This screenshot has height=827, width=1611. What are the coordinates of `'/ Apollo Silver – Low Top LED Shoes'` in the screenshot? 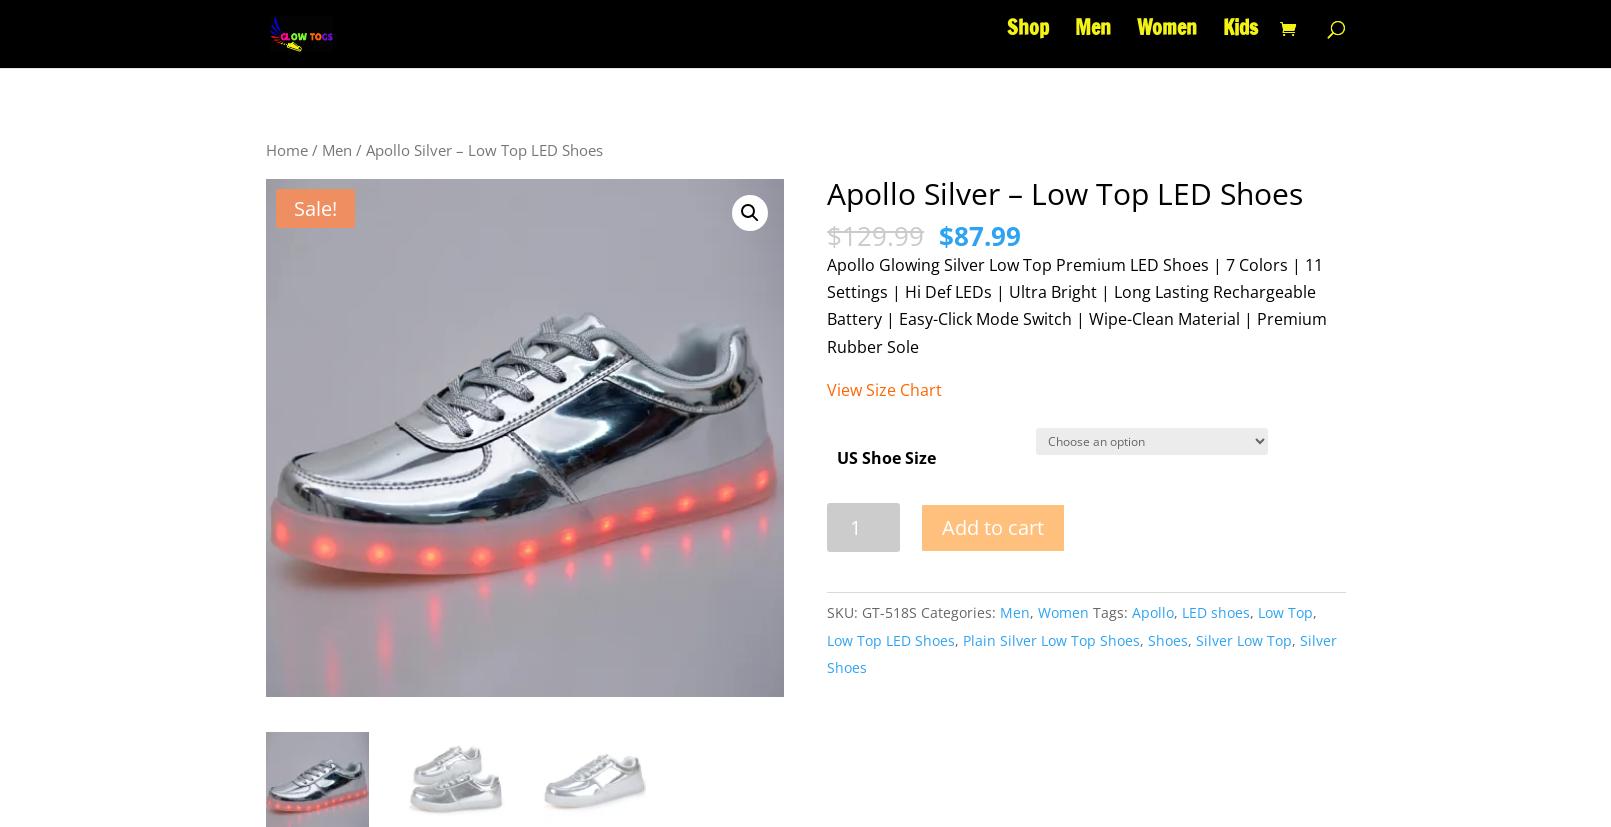 It's located at (475, 150).